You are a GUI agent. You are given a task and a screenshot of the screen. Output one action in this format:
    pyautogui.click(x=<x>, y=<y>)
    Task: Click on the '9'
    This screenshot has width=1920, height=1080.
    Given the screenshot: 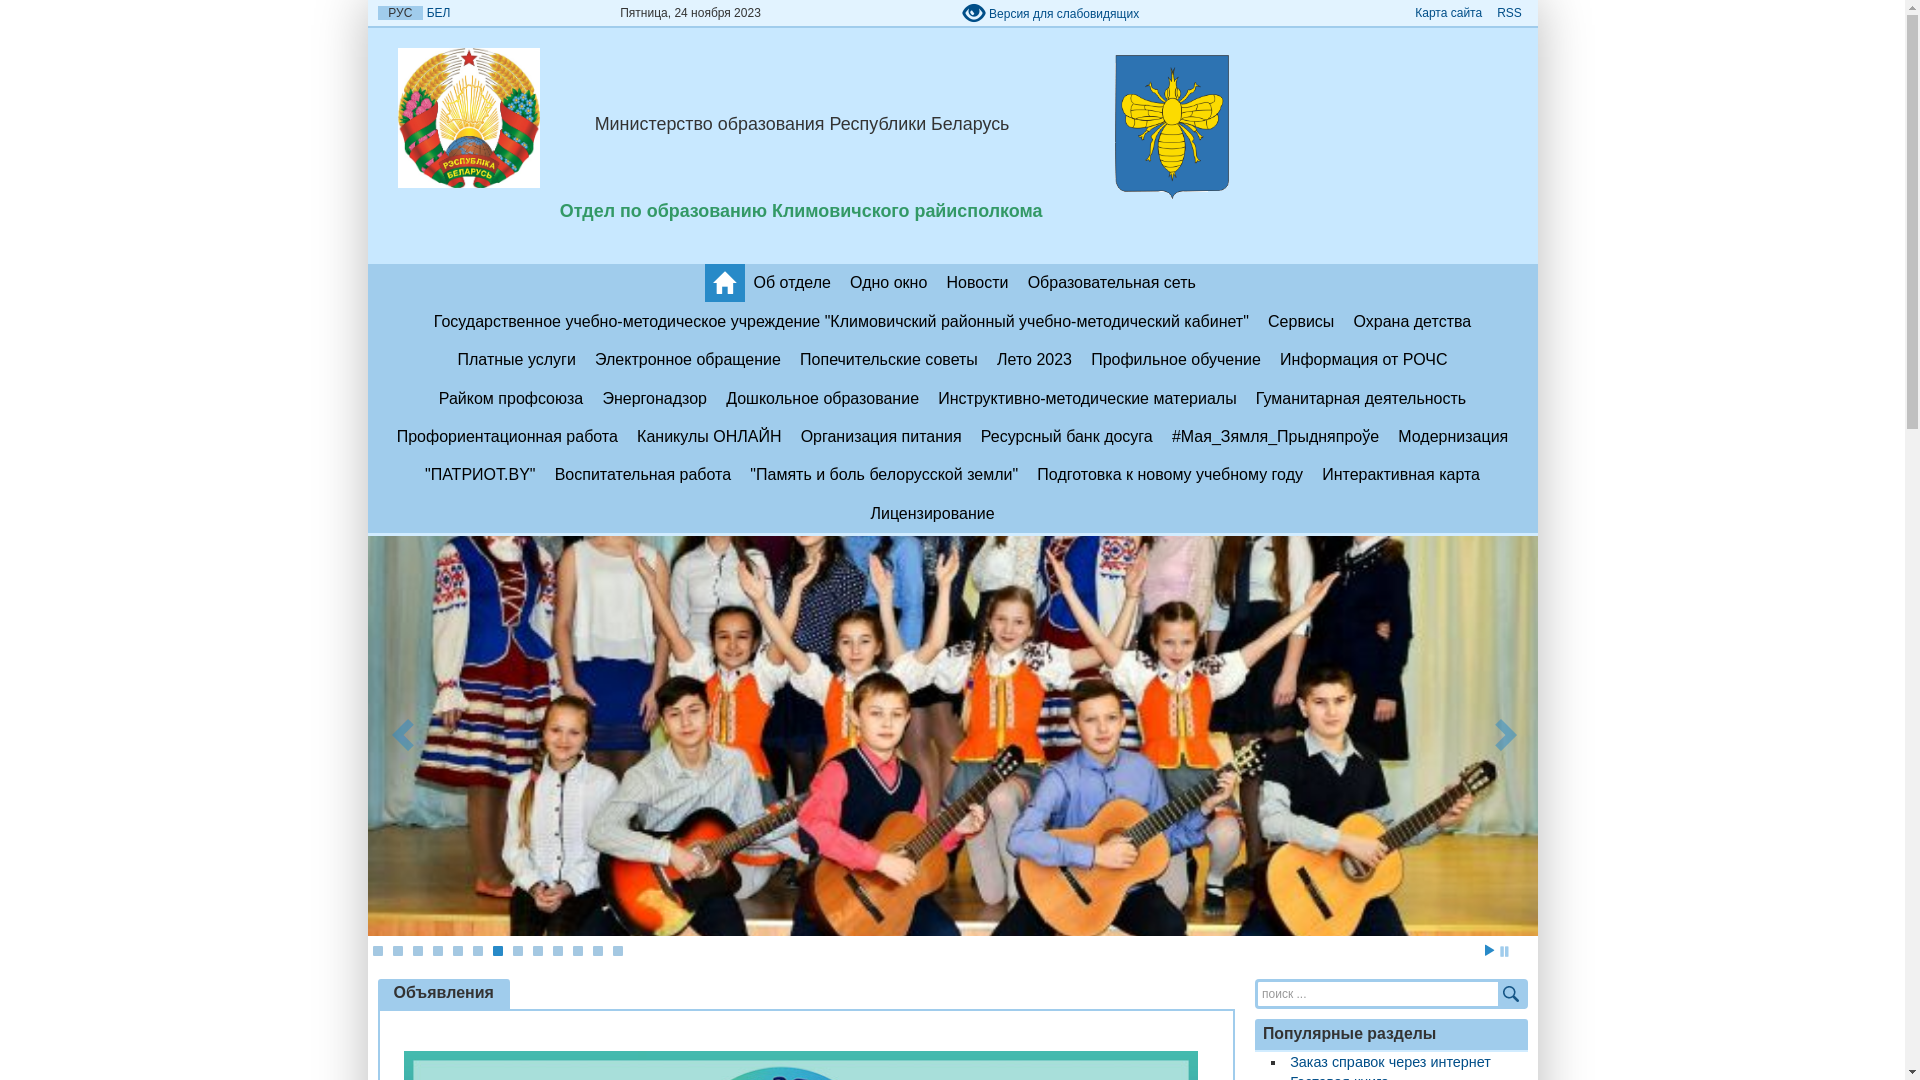 What is the action you would take?
    pyautogui.click(x=537, y=950)
    